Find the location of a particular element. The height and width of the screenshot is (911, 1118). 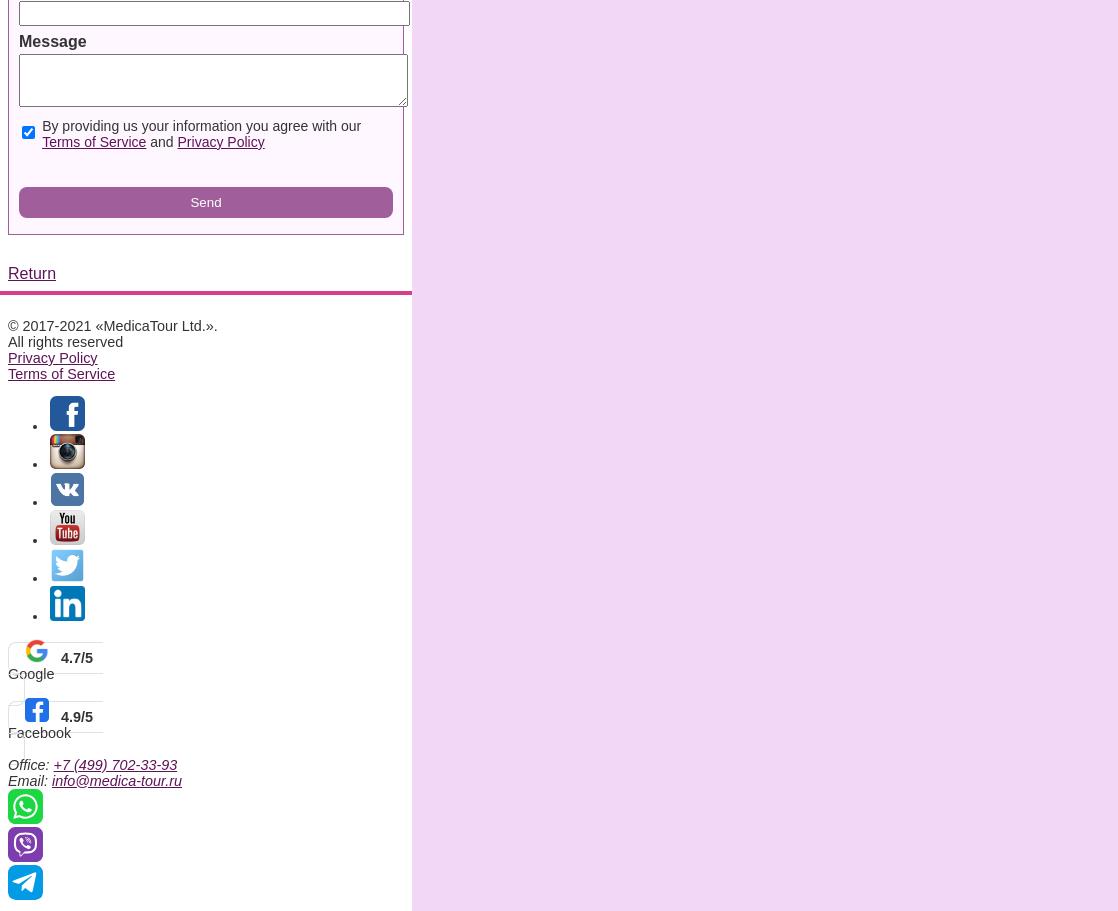

'Message' is located at coordinates (52, 39).